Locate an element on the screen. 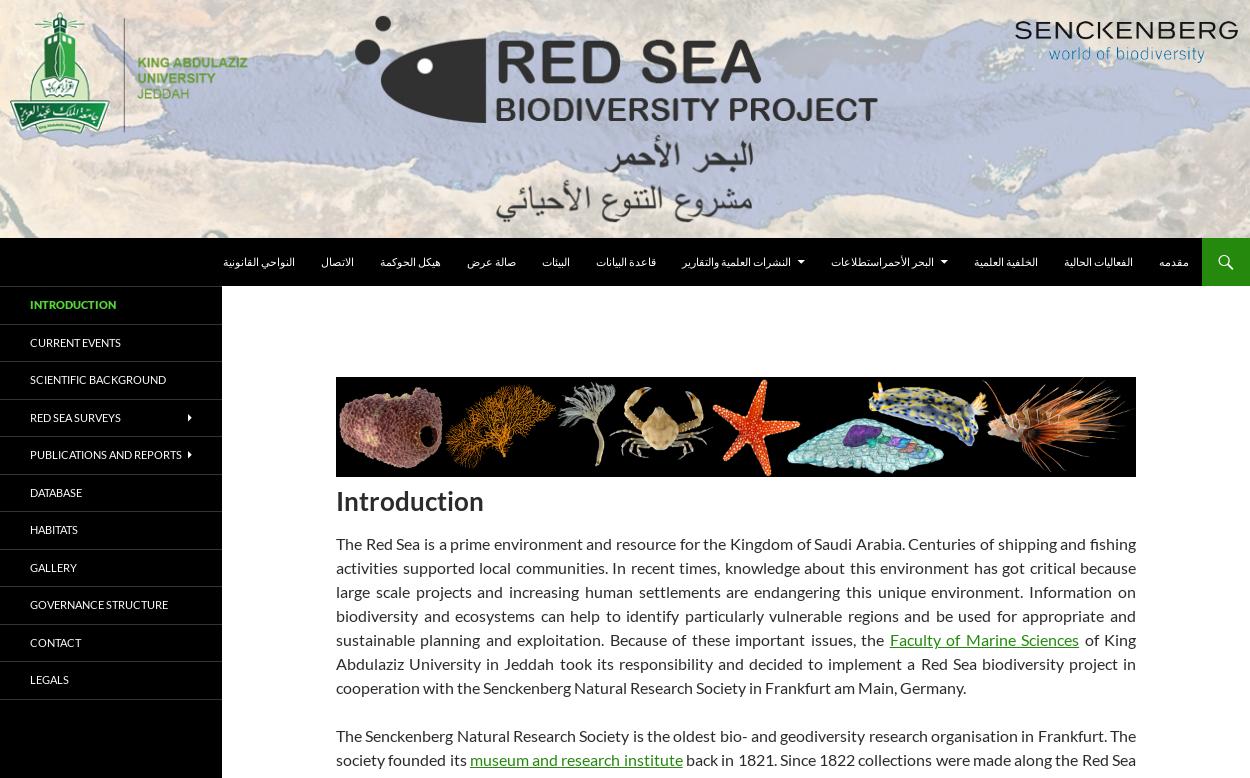 Image resolution: width=1250 pixels, height=778 pixels. 'The Senckenberg Natural Research Society is the oldest bio- and geodiversity research organisation in Frankfurt. The society founded its' is located at coordinates (335, 746).